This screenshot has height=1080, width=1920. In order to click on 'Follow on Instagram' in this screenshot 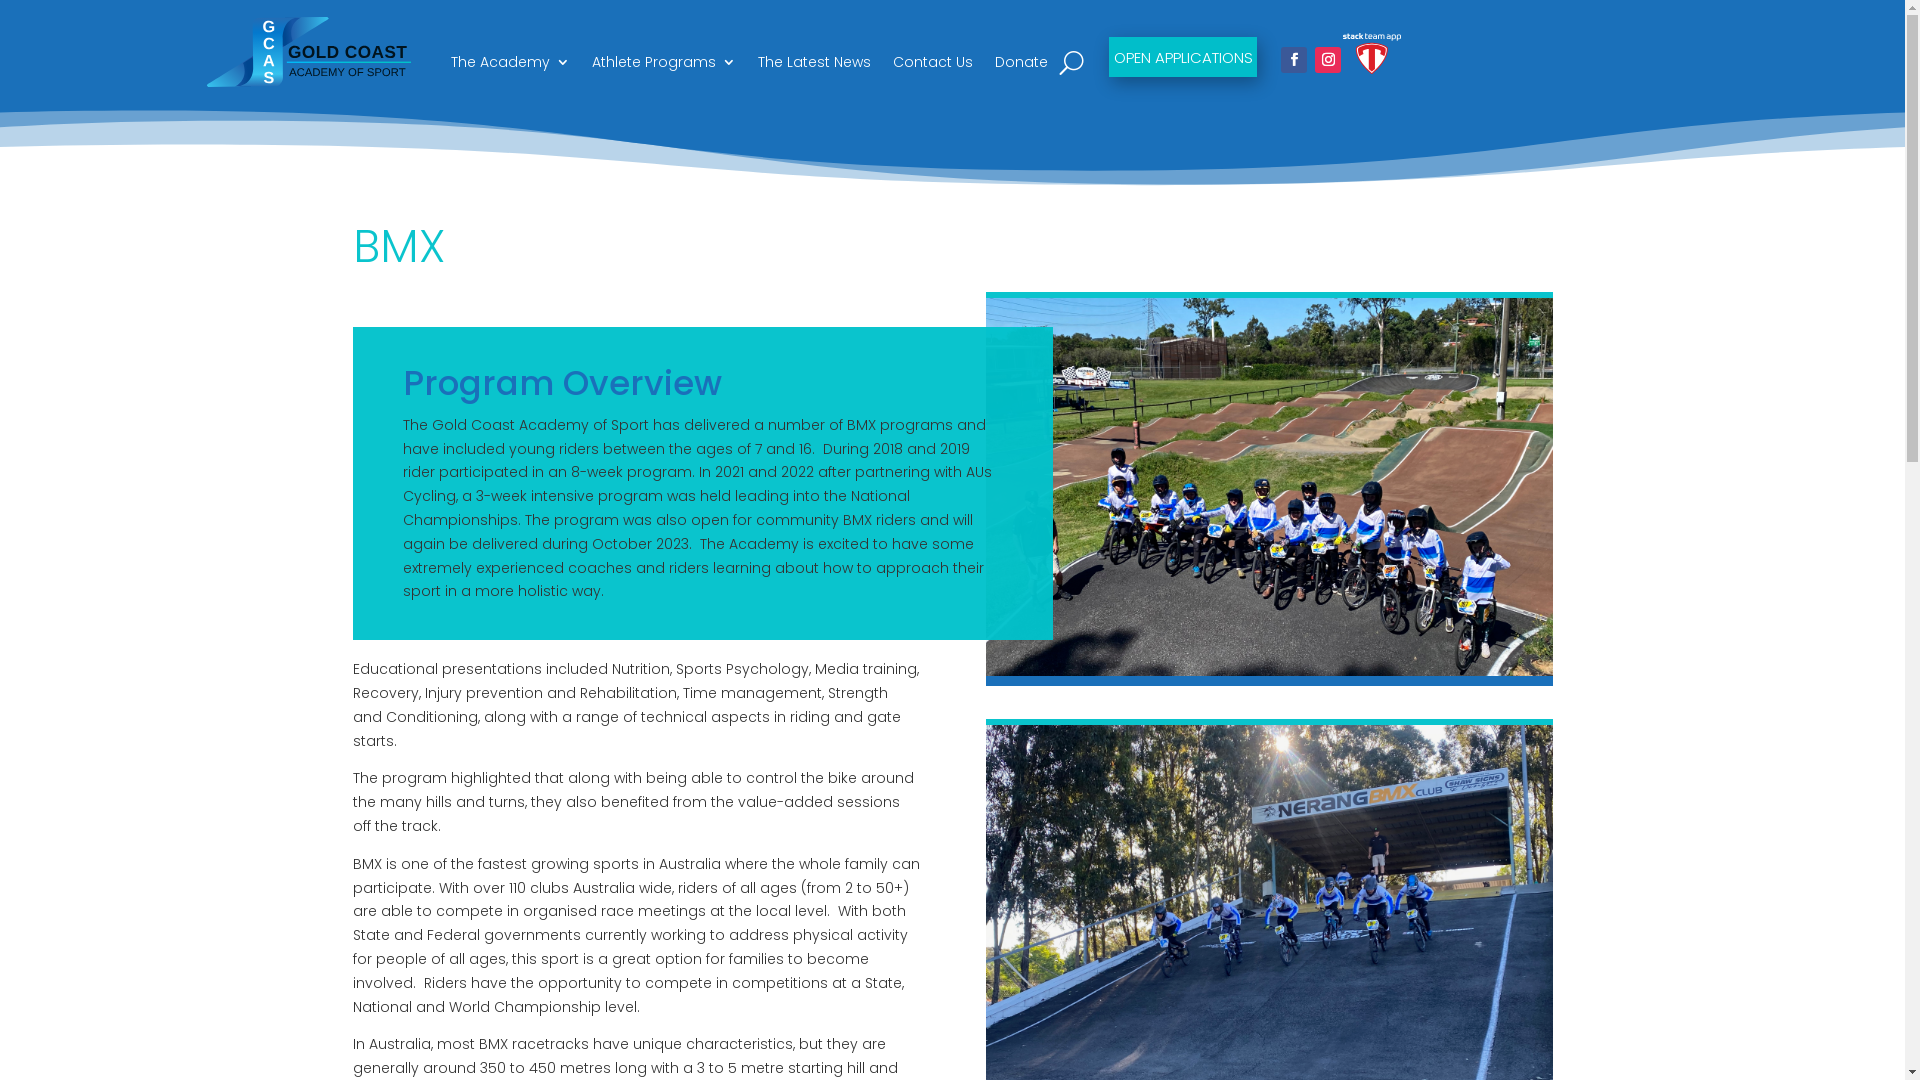, I will do `click(1328, 59)`.